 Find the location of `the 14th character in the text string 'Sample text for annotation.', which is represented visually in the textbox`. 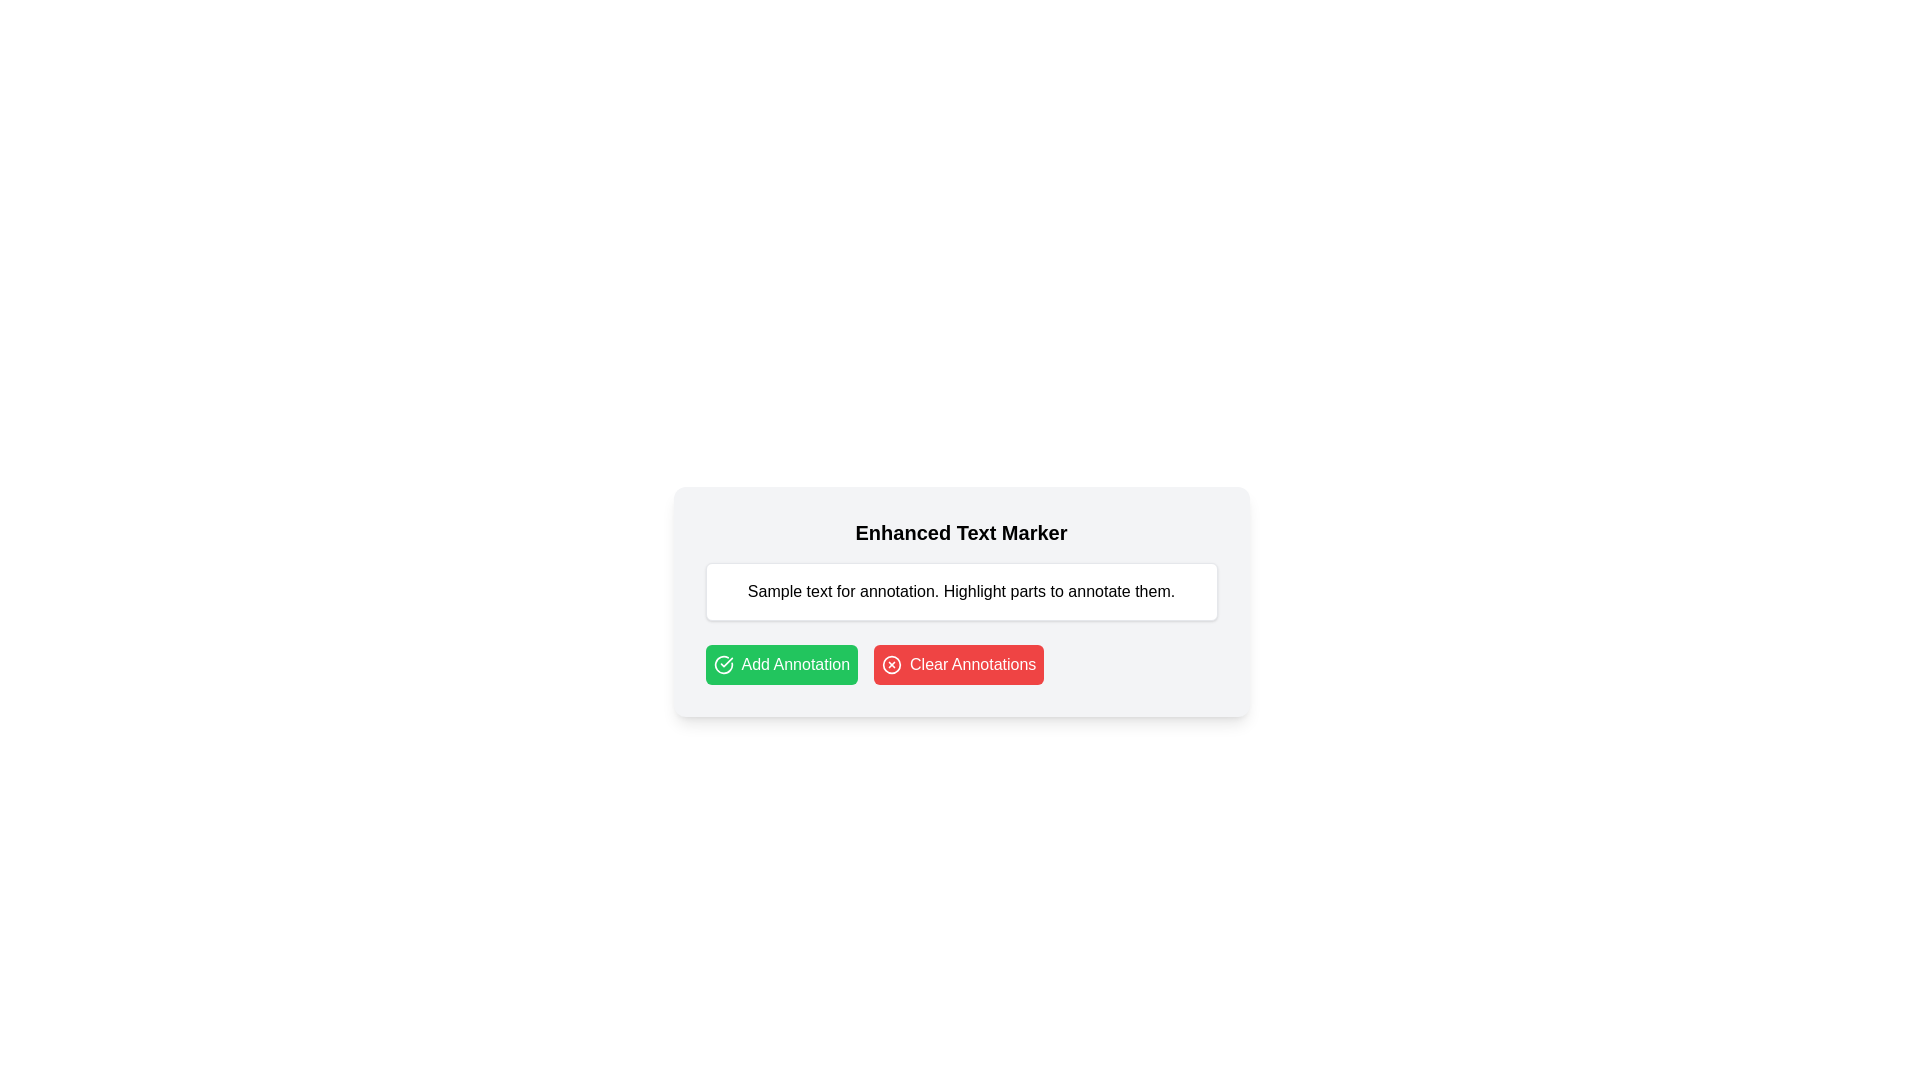

the 14th character in the text string 'Sample text for annotation.', which is represented visually in the textbox is located at coordinates (845, 590).